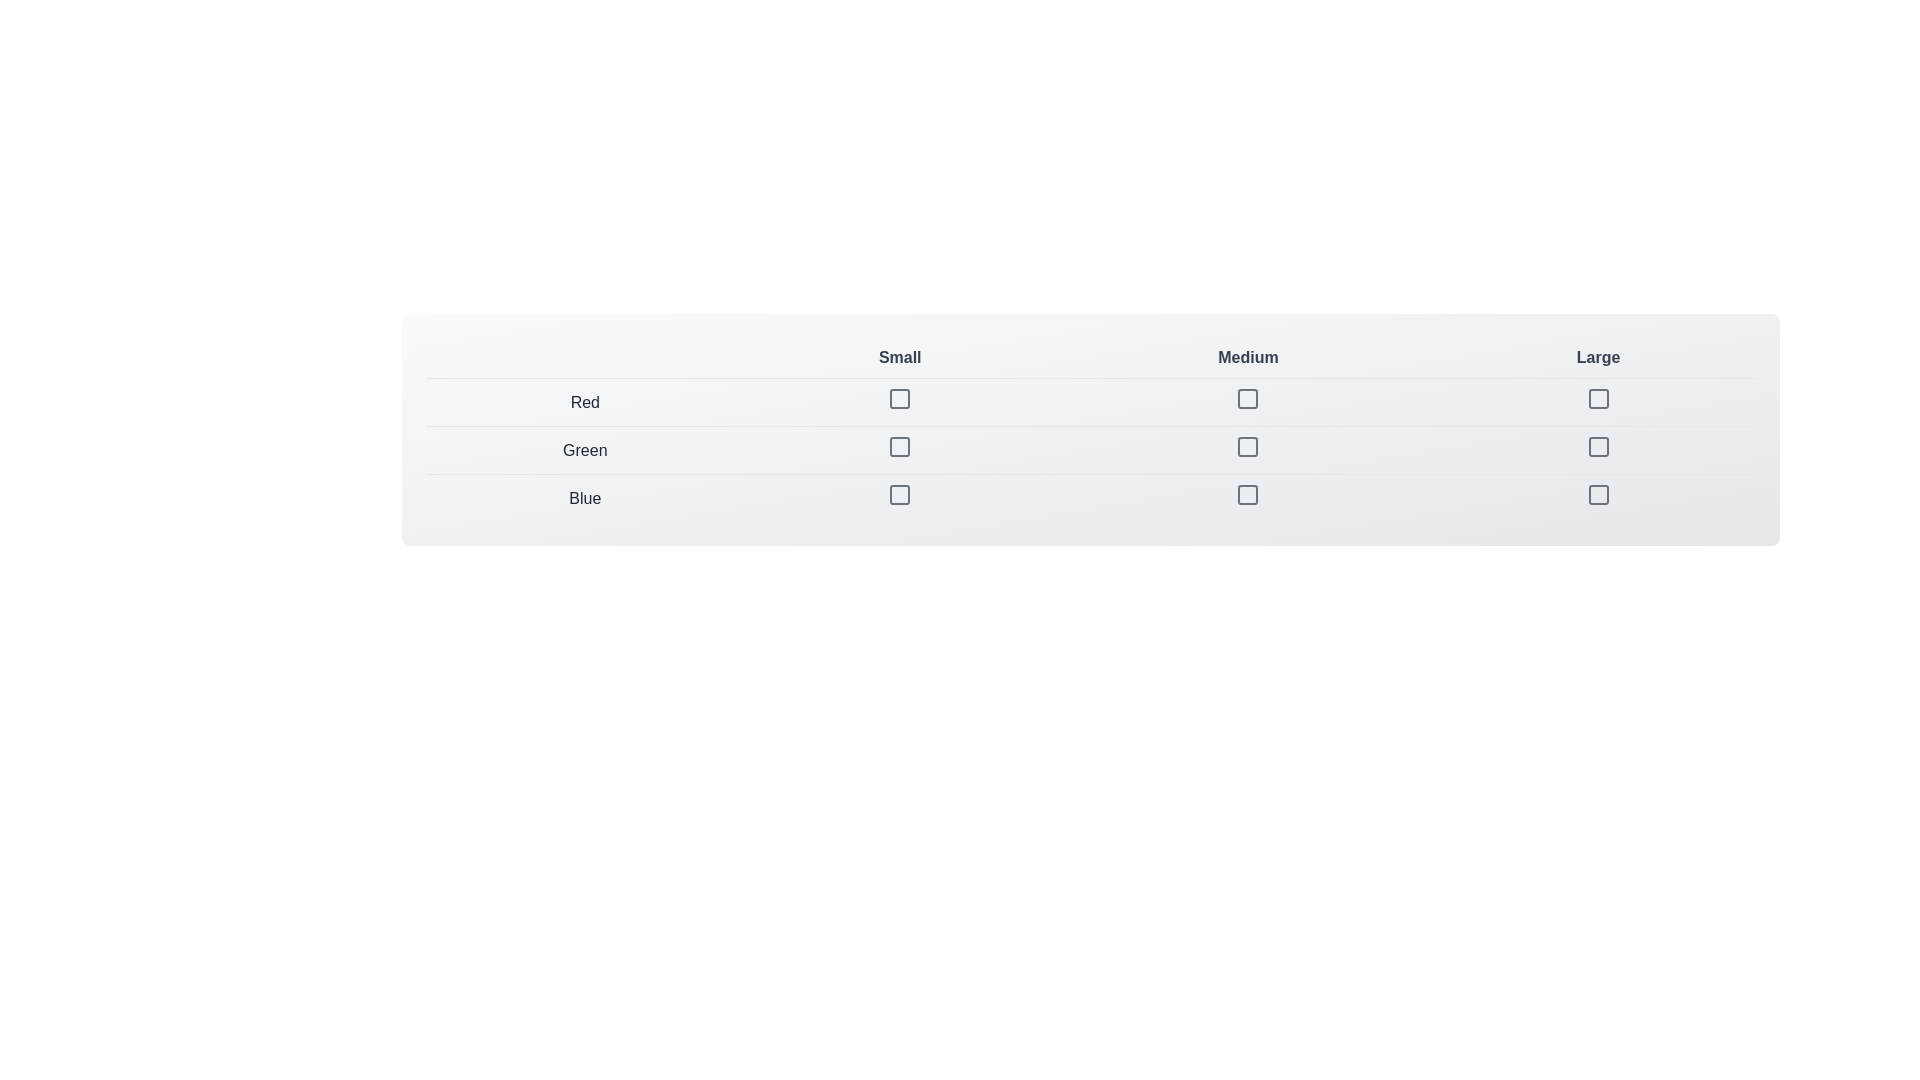 The image size is (1920, 1080). What do you see at coordinates (584, 497) in the screenshot?
I see `the text label that says 'Blue', which is located in the third row of a table-like structure, horizontally aligned with 'Red' and 'Green' and vertically aligned with checkbox options labeled 'Small'` at bounding box center [584, 497].